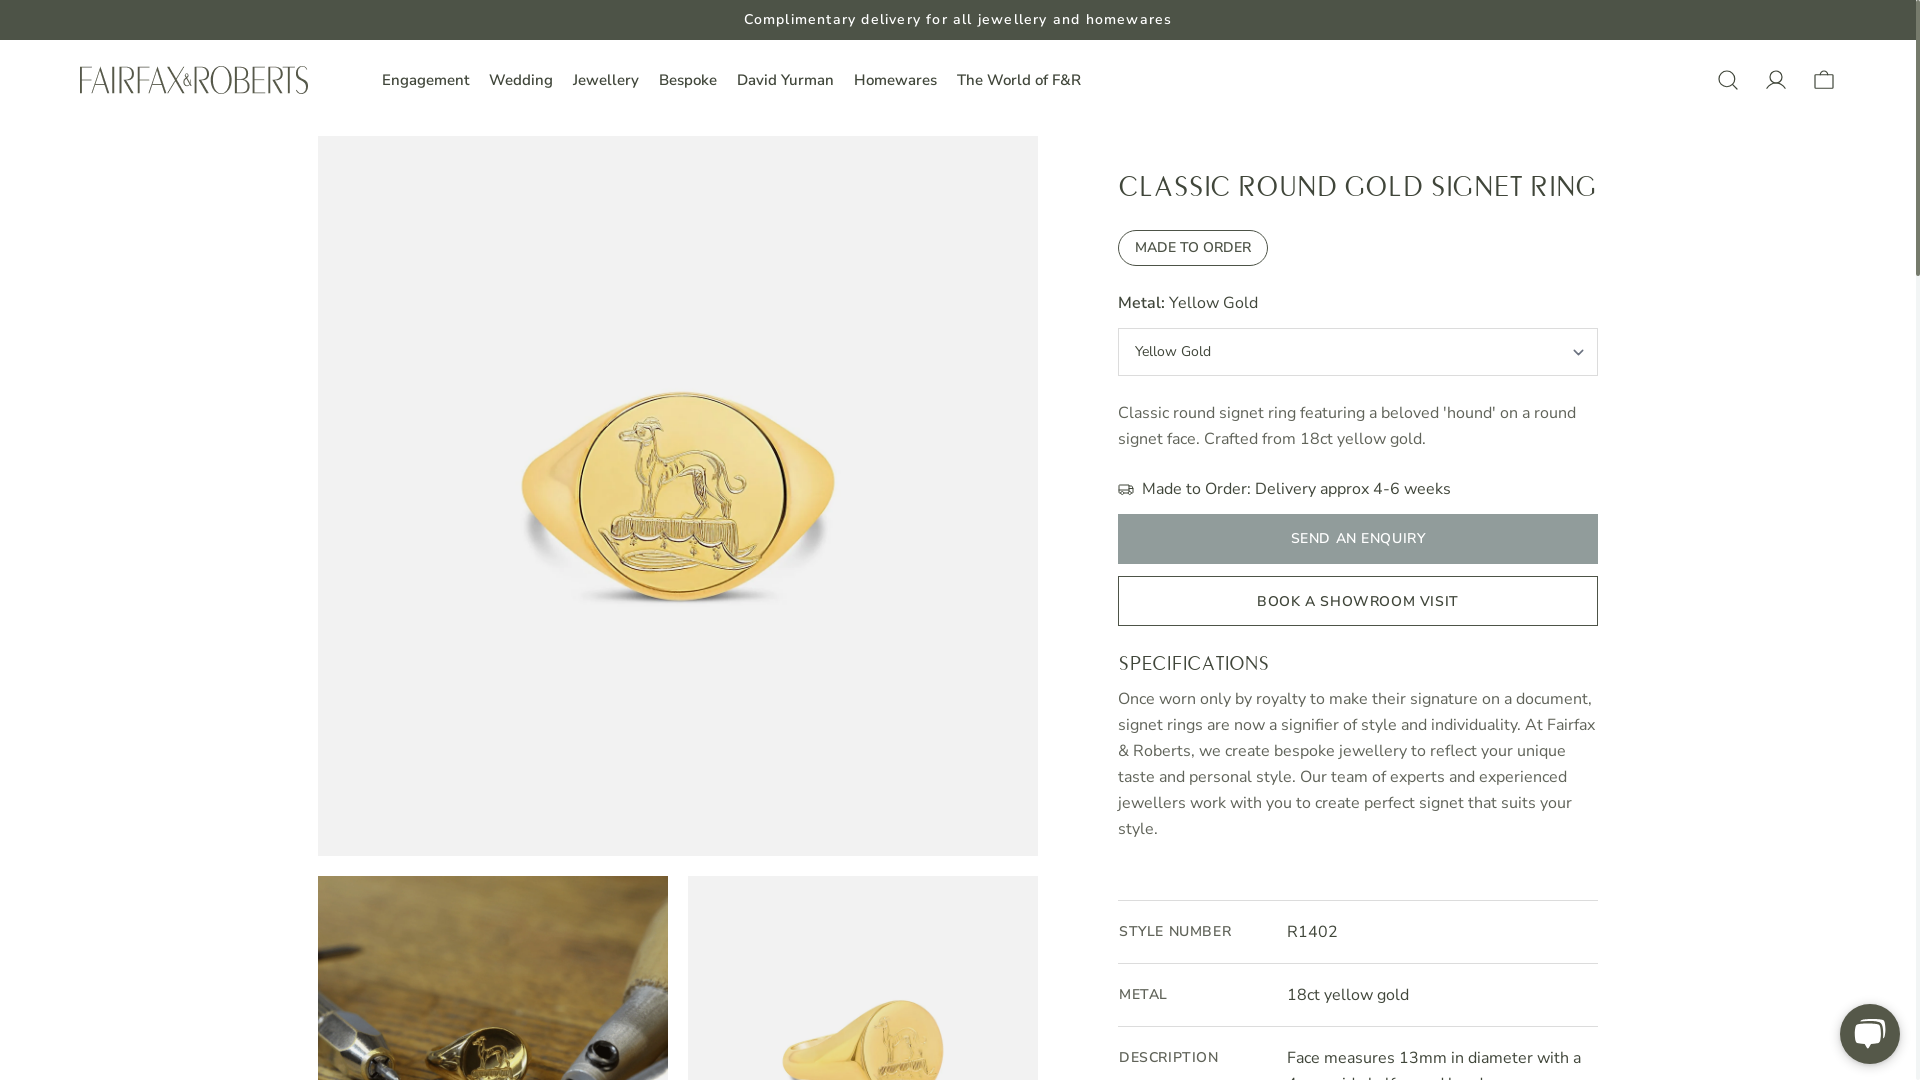 This screenshot has height=1080, width=1920. Describe the element at coordinates (1358, 538) in the screenshot. I see `'SEND AN ENQUIRY'` at that location.